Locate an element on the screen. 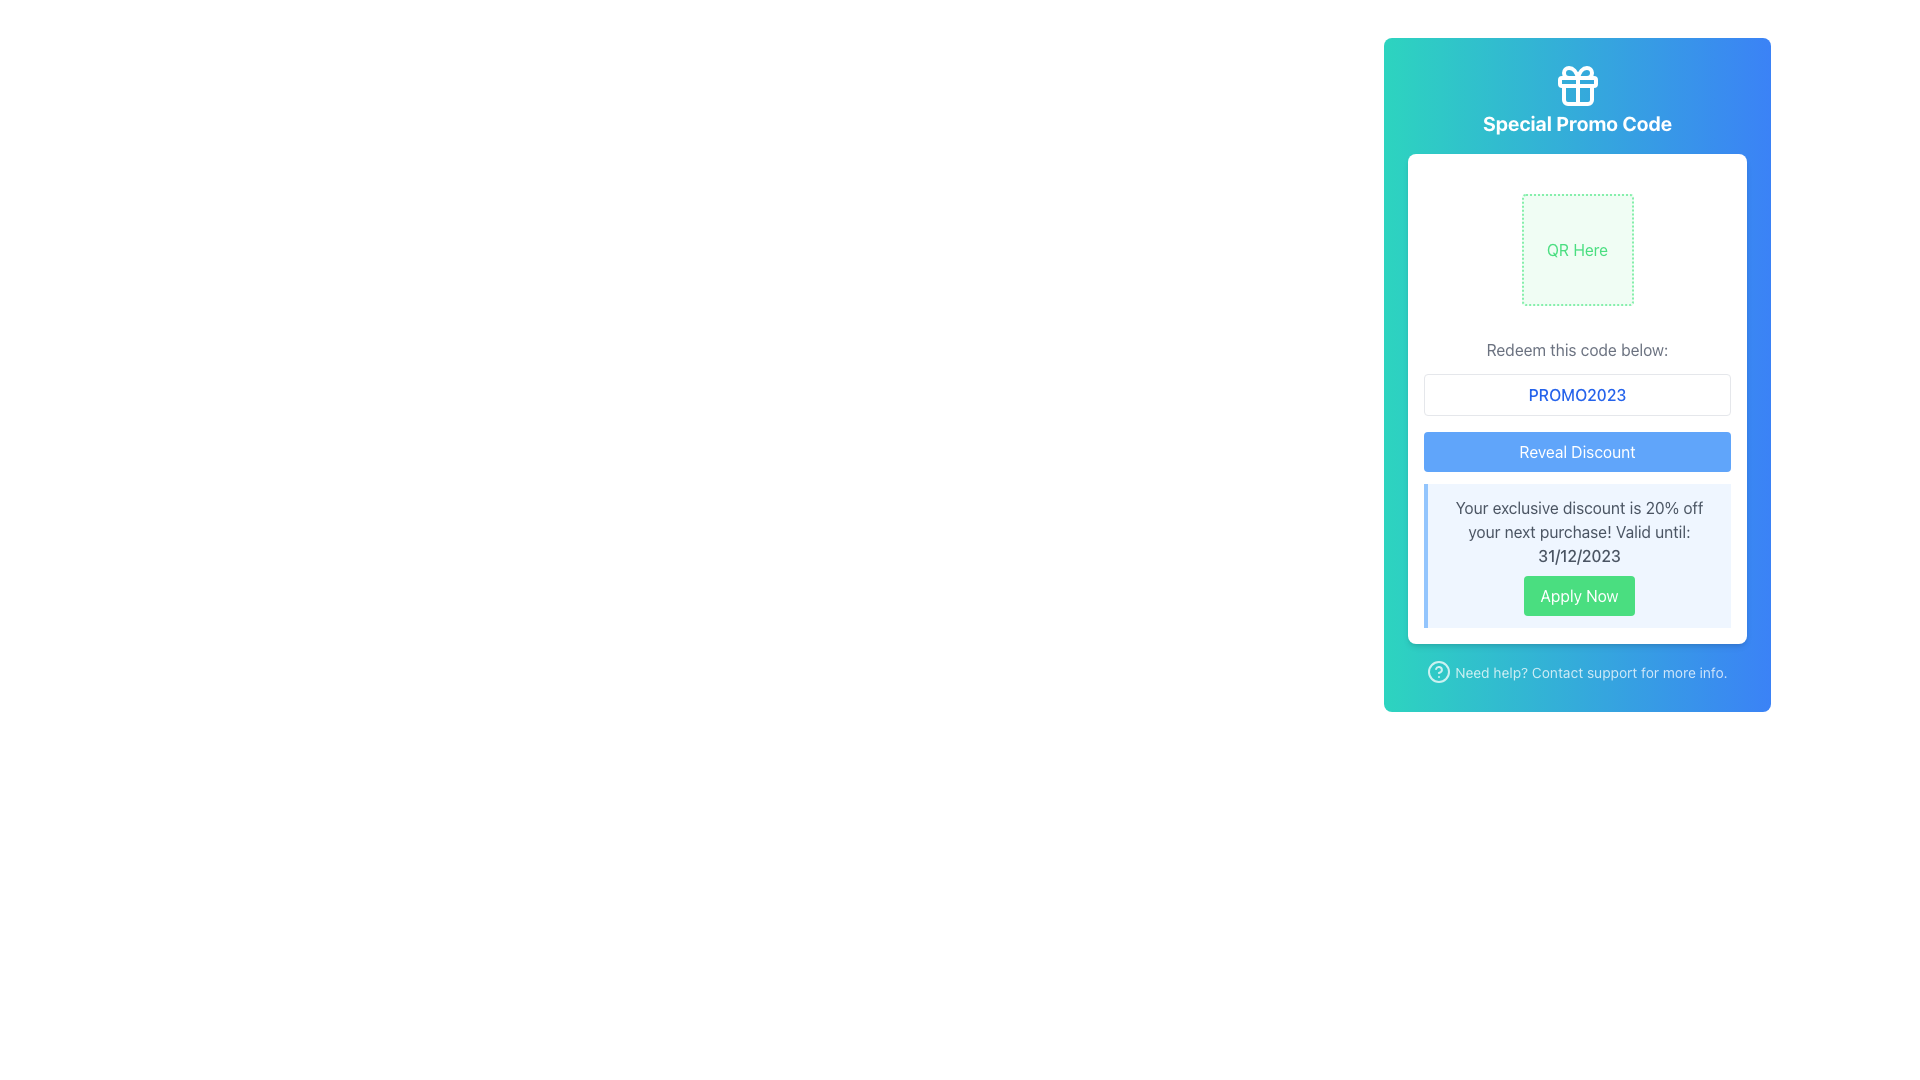 Image resolution: width=1920 pixels, height=1080 pixels. the prominent blue button with bold white text that says 'Reveal Discount' is located at coordinates (1576, 451).